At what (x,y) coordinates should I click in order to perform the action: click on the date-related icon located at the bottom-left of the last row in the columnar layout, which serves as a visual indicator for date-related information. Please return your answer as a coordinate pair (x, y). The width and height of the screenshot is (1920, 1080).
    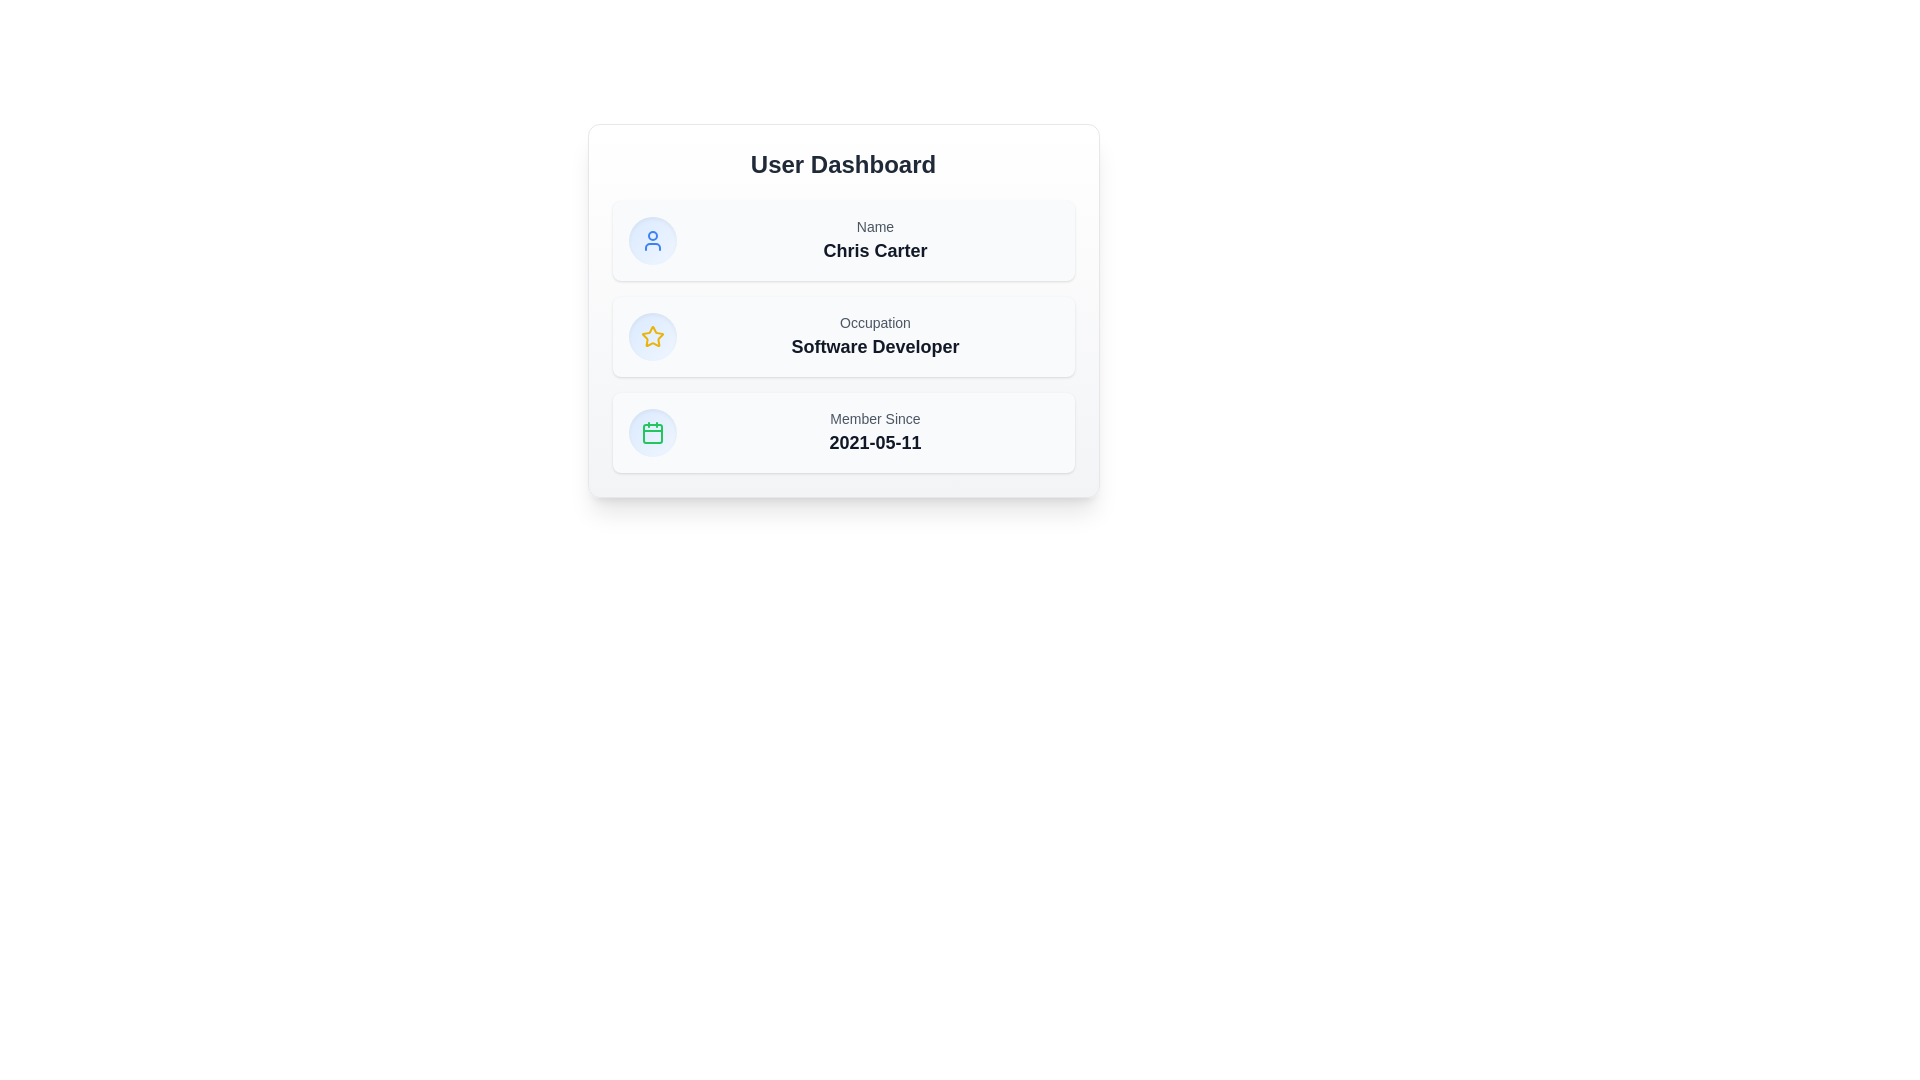
    Looking at the image, I should click on (652, 431).